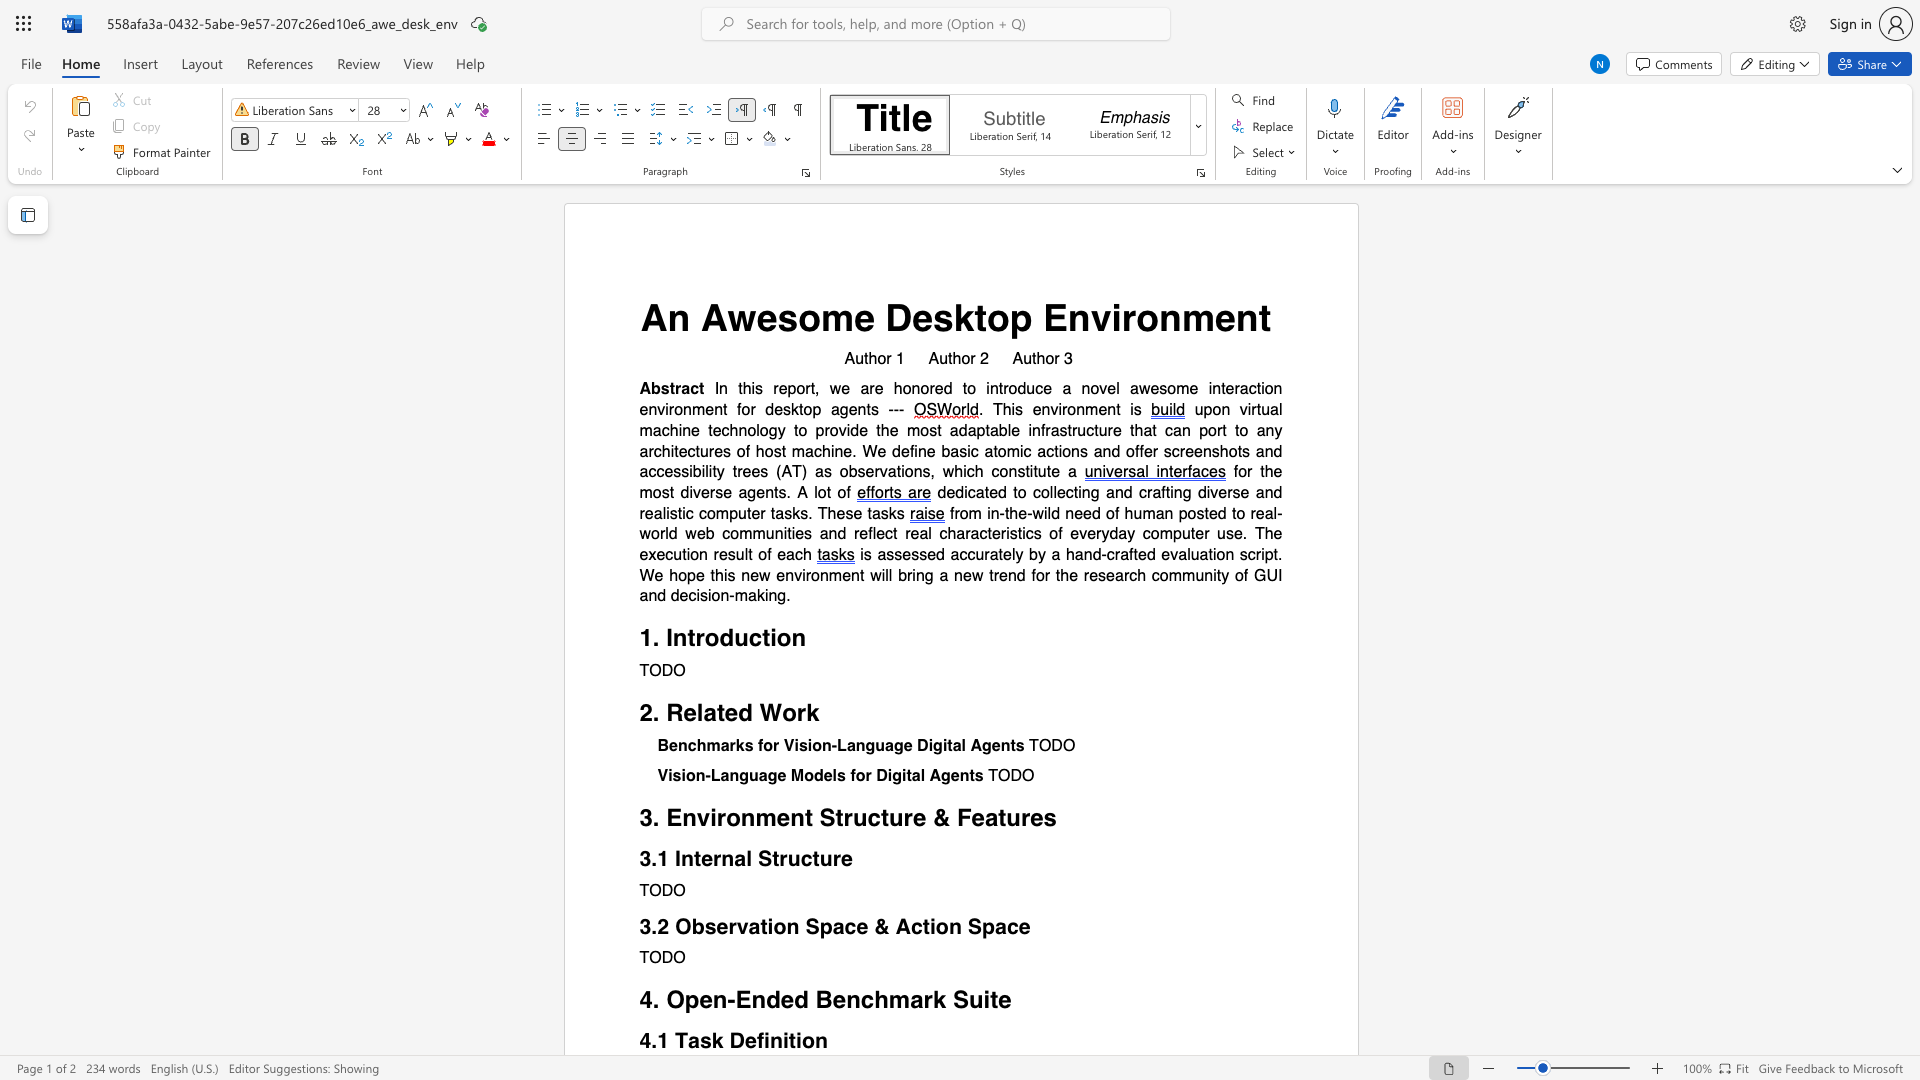  What do you see at coordinates (949, 775) in the screenshot?
I see `the subset text "ent" within the text "Vision-Language Models for Digital Agents"` at bounding box center [949, 775].